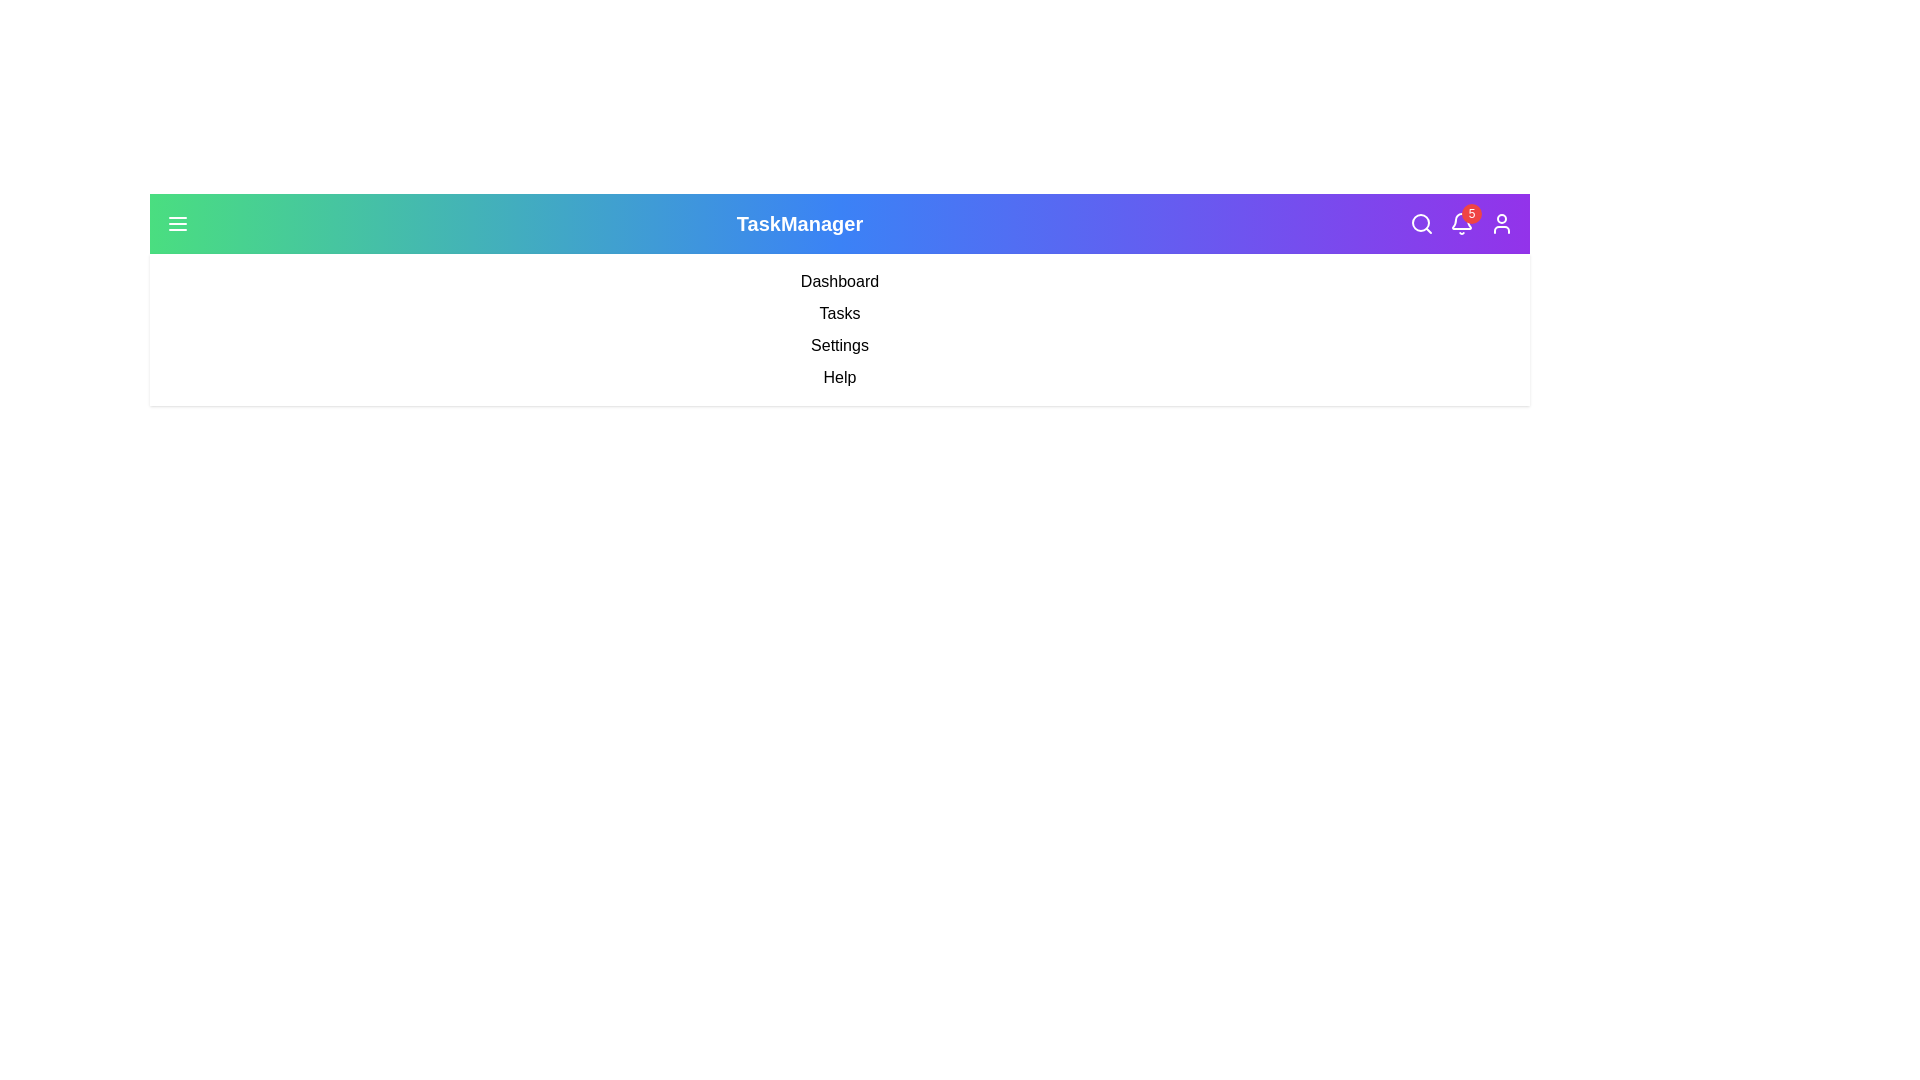 The height and width of the screenshot is (1080, 1920). Describe the element at coordinates (840, 313) in the screenshot. I see `the 'Tasks' text element, which is the second item in the vertical menu list` at that location.